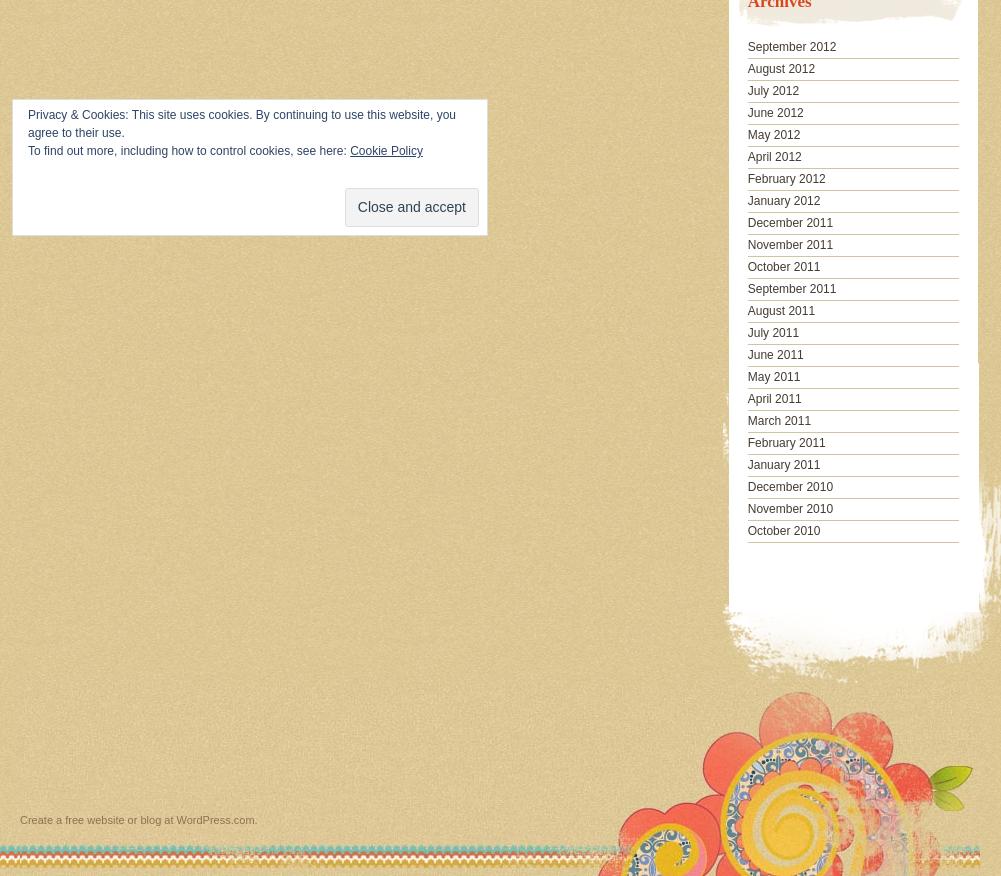 This screenshot has height=876, width=1001. I want to click on 'December 2011', so click(788, 220).